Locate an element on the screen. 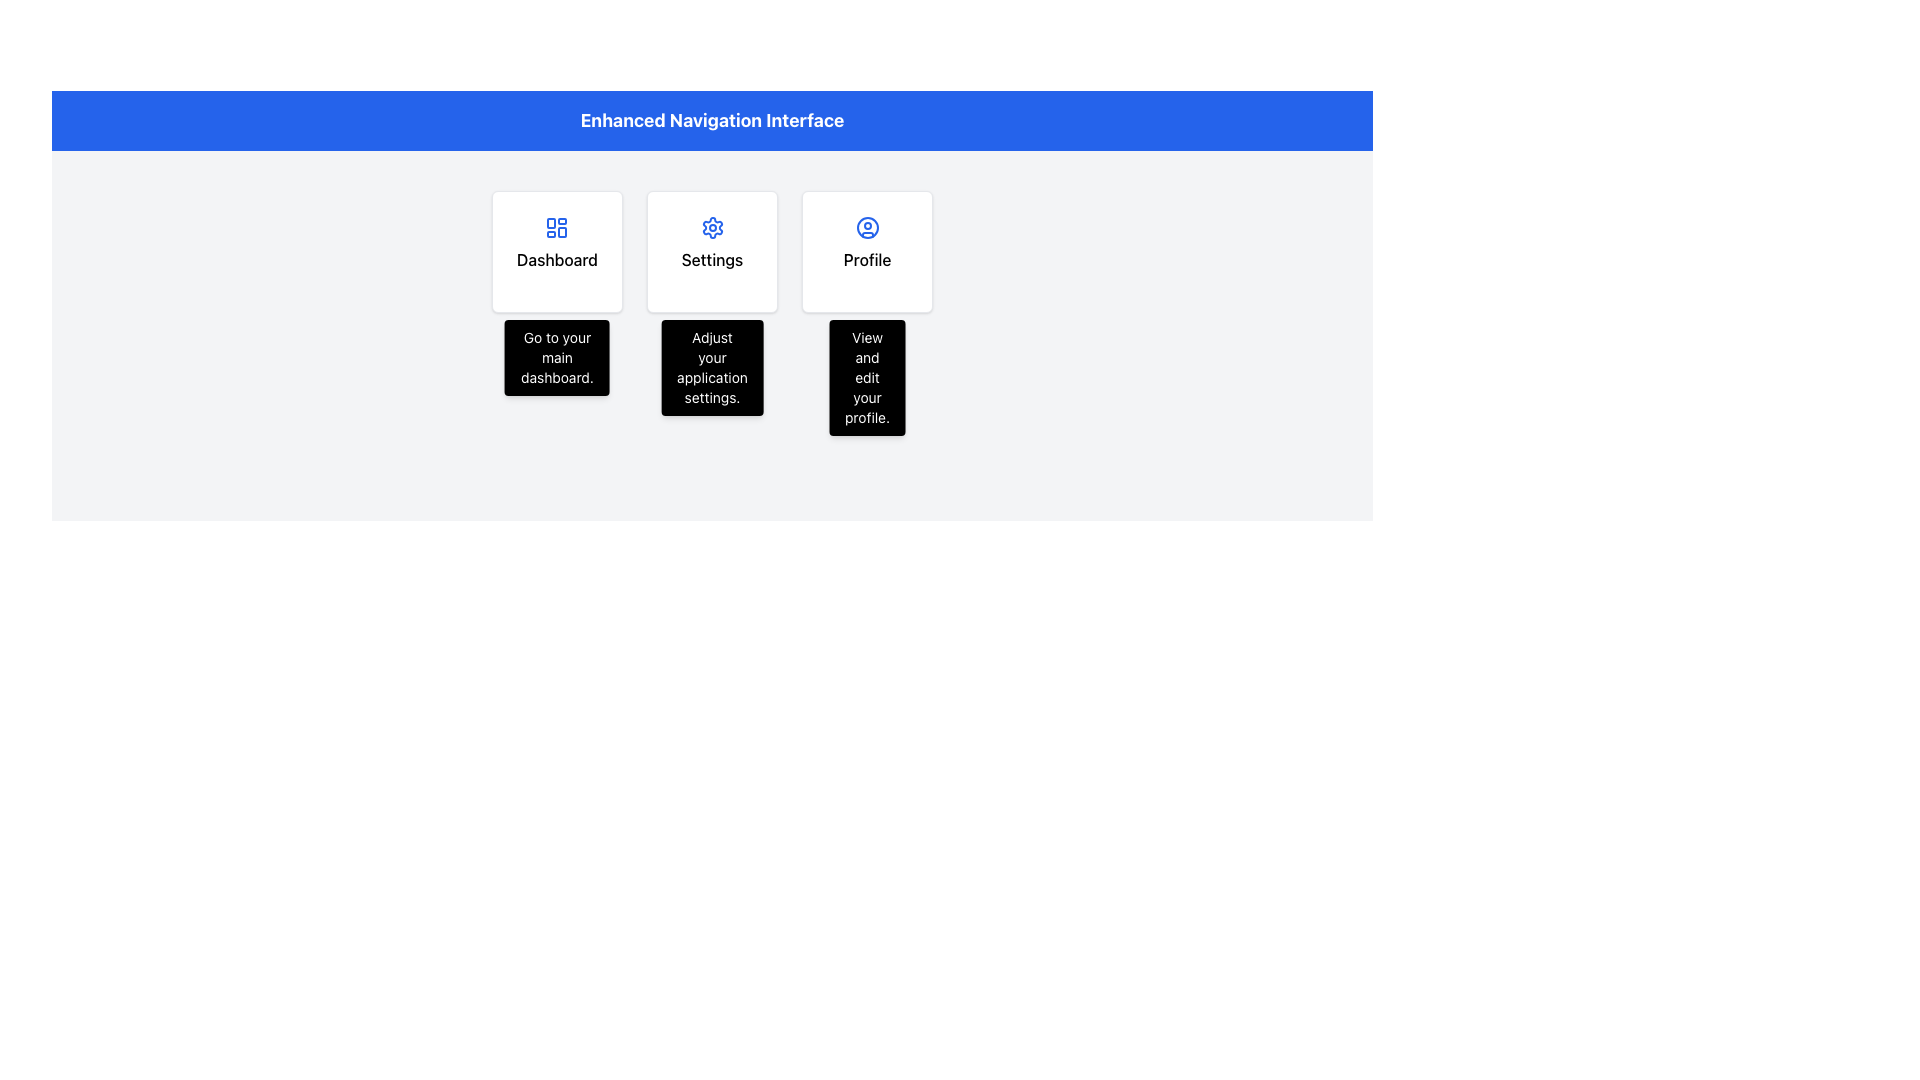 This screenshot has height=1080, width=1920. the black tooltip with white text that reads 'View and edit your profile', which is located directly beneath the 'Profile' box is located at coordinates (867, 378).